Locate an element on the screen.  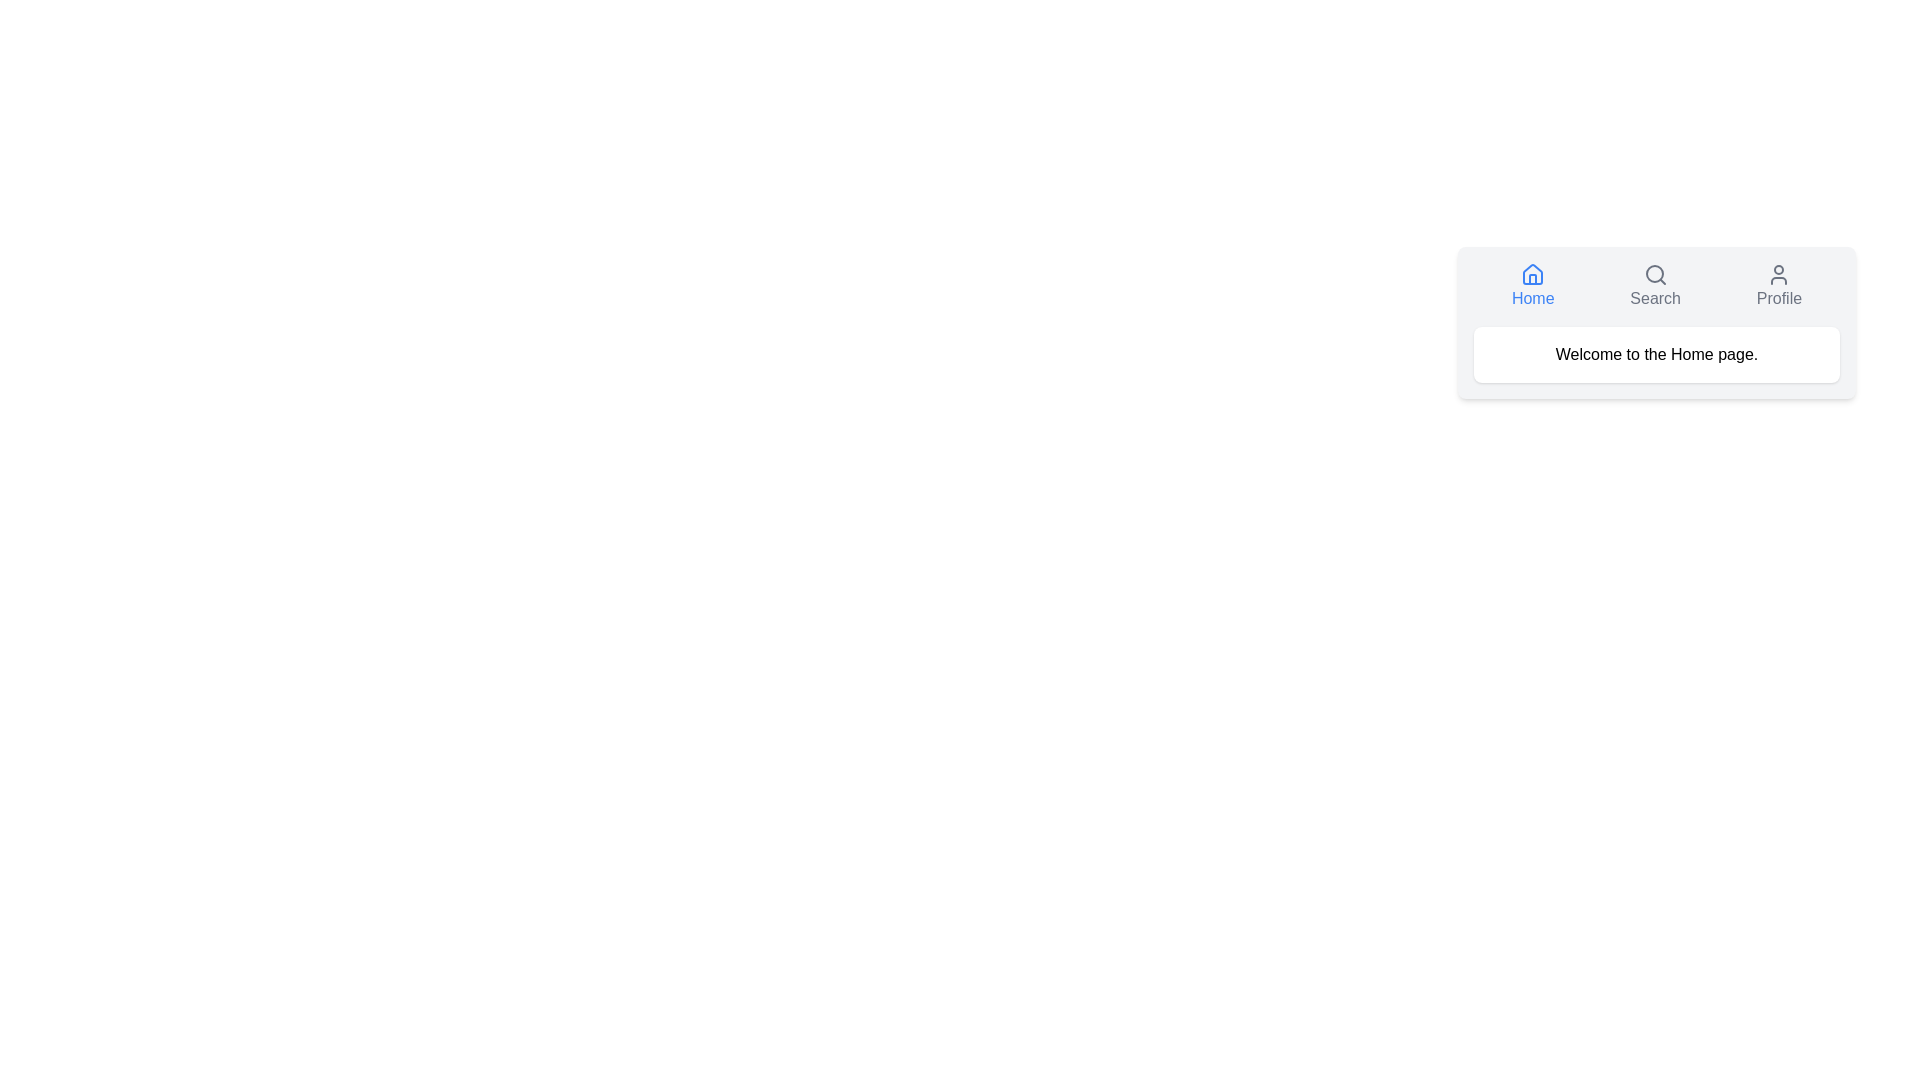
the user profile icon located in the navigation bar, which is the topmost component in the 'Profile' group is located at coordinates (1779, 274).